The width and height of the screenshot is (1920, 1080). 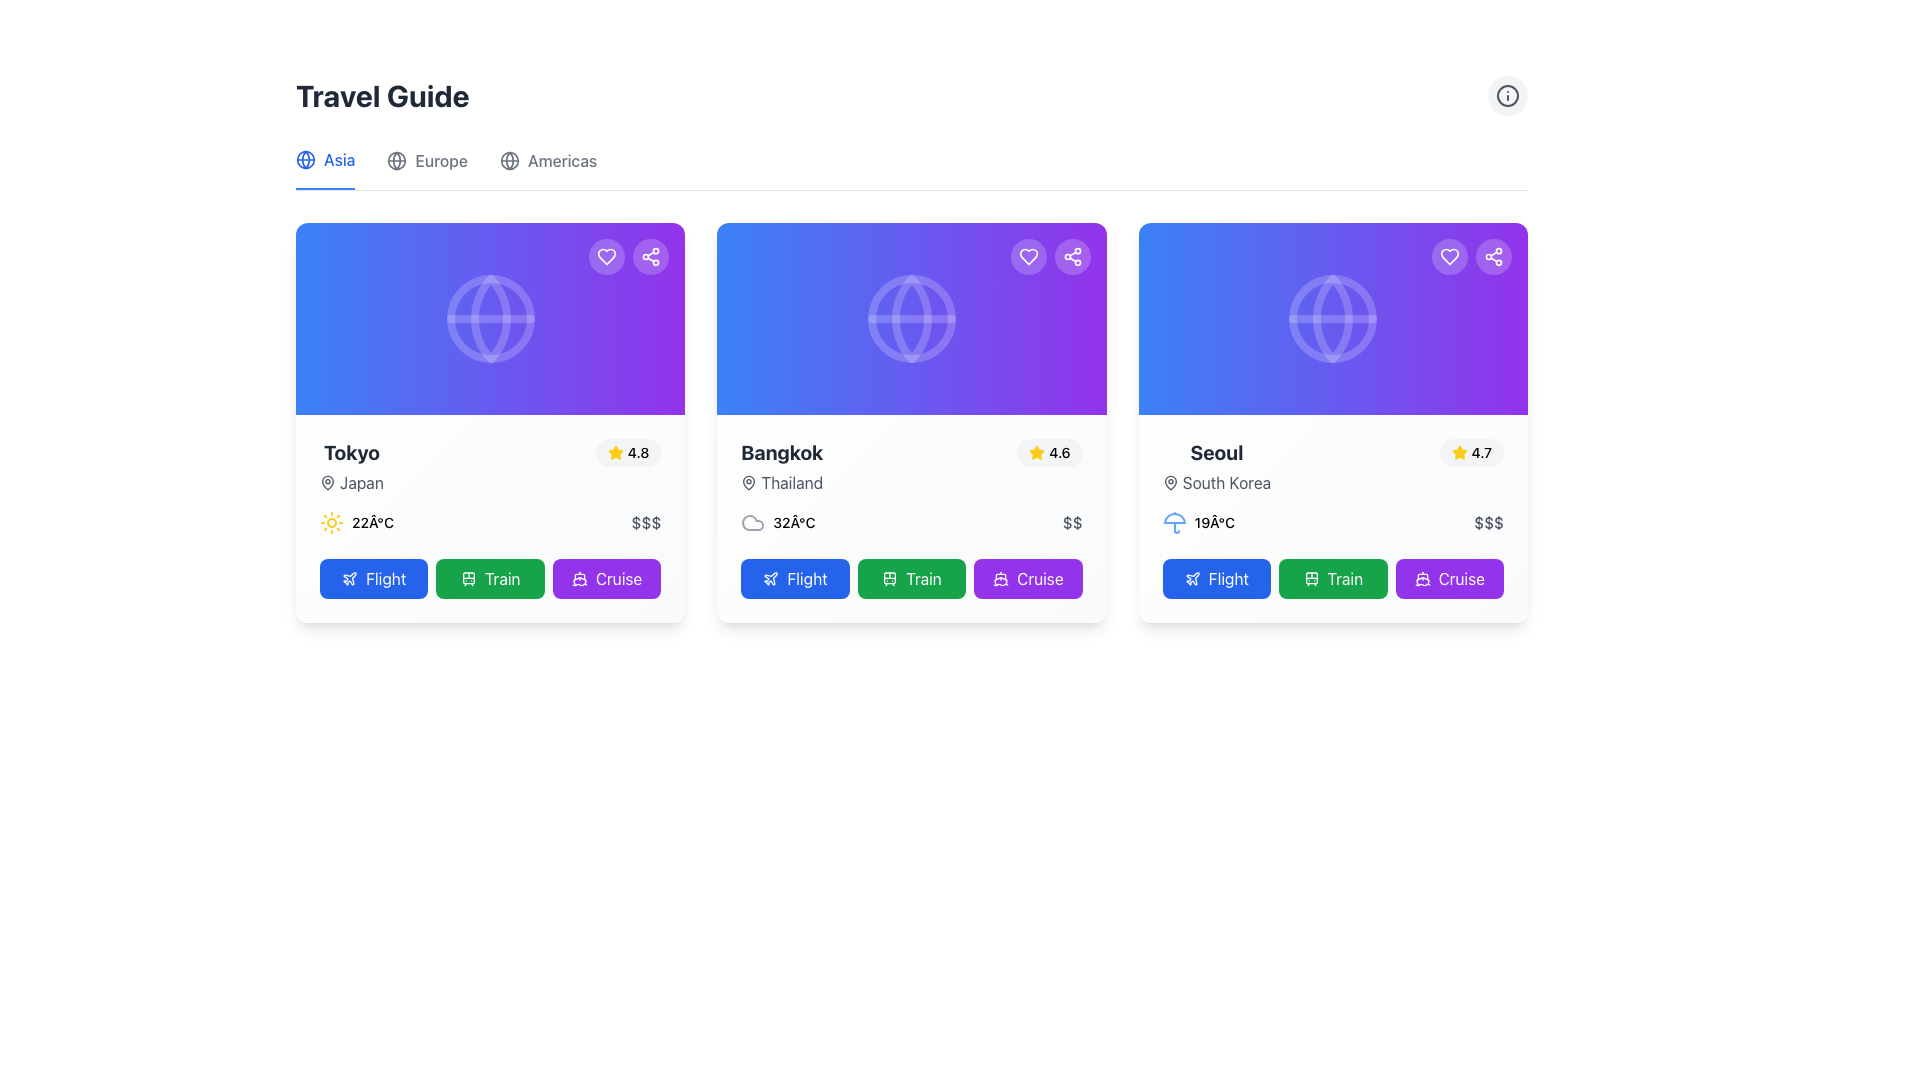 I want to click on the Decorative Banner Section located at the top of the second card from the left, above the text 'Bangkok', so click(x=911, y=318).